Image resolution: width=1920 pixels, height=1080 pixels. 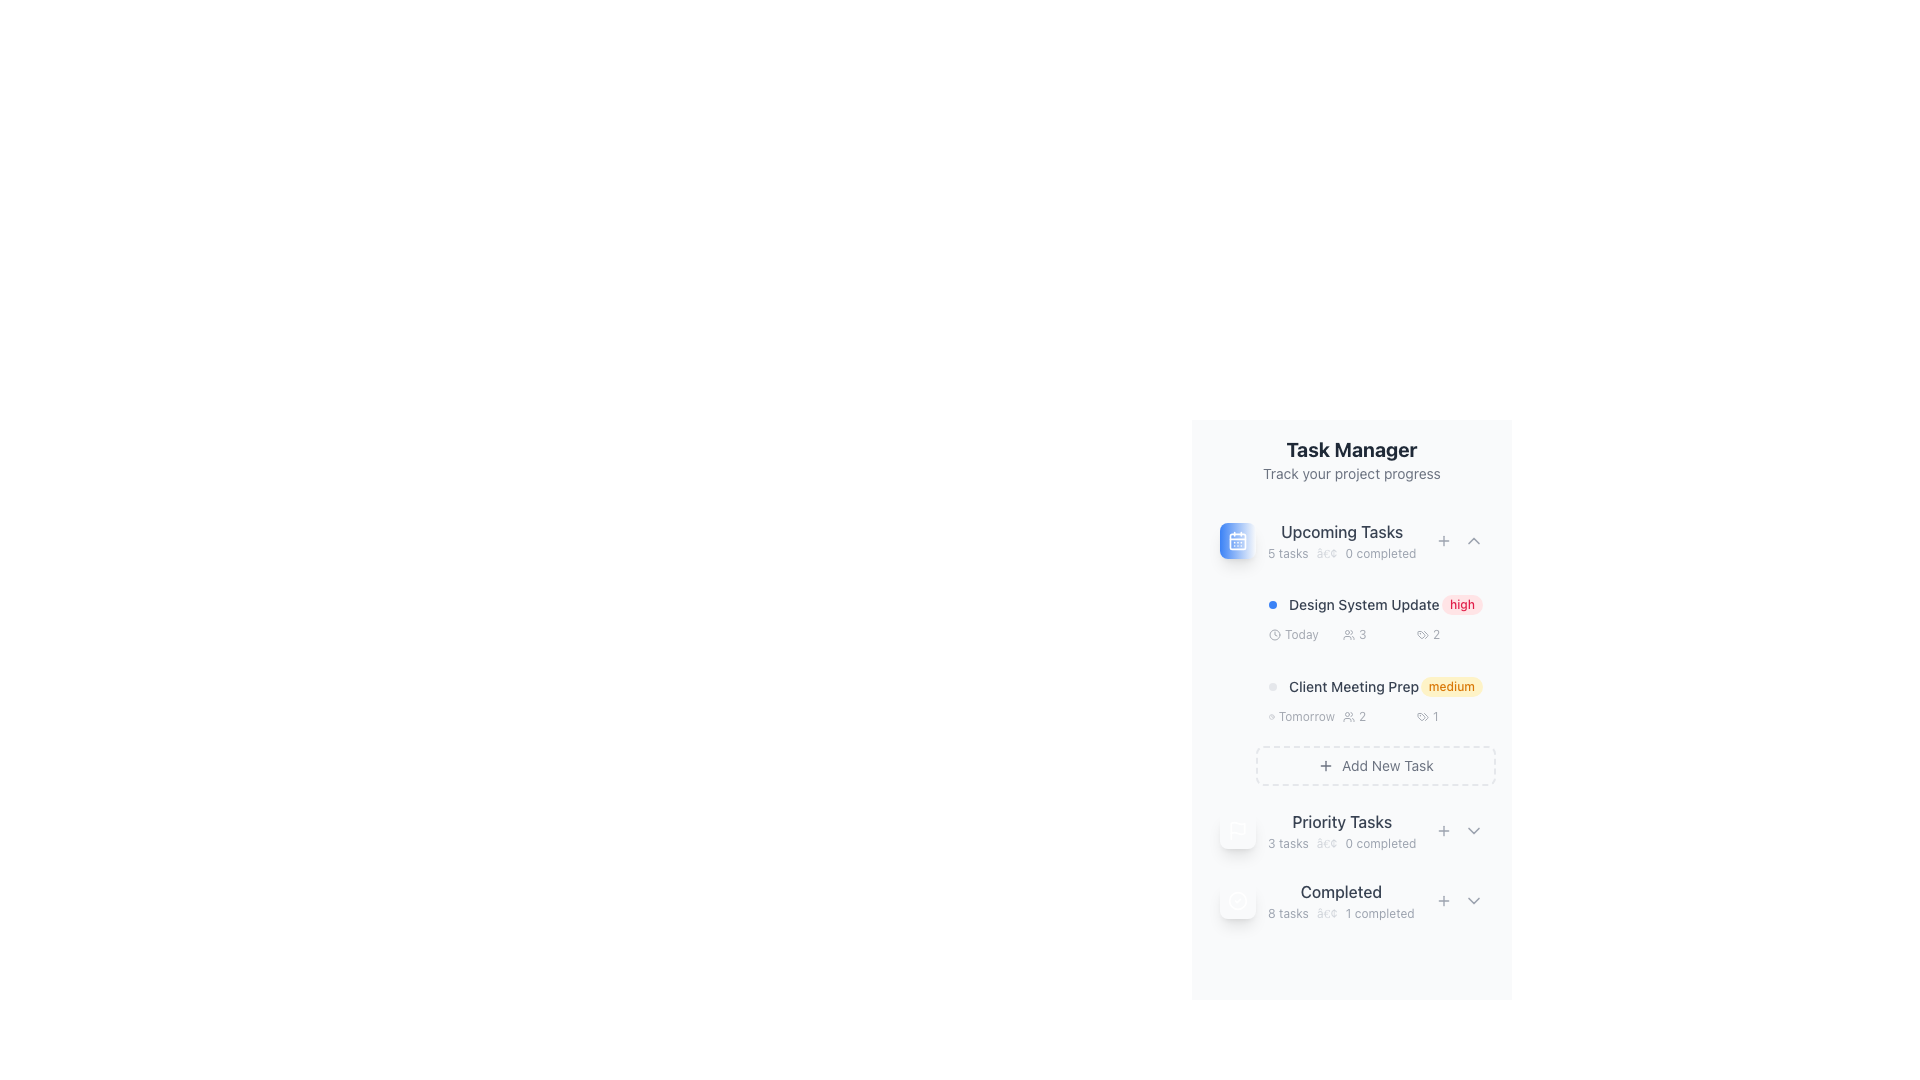 What do you see at coordinates (1473, 901) in the screenshot?
I see `the chevron-down icon located at the far-right end of the 'Completed' section in the Task Manager` at bounding box center [1473, 901].